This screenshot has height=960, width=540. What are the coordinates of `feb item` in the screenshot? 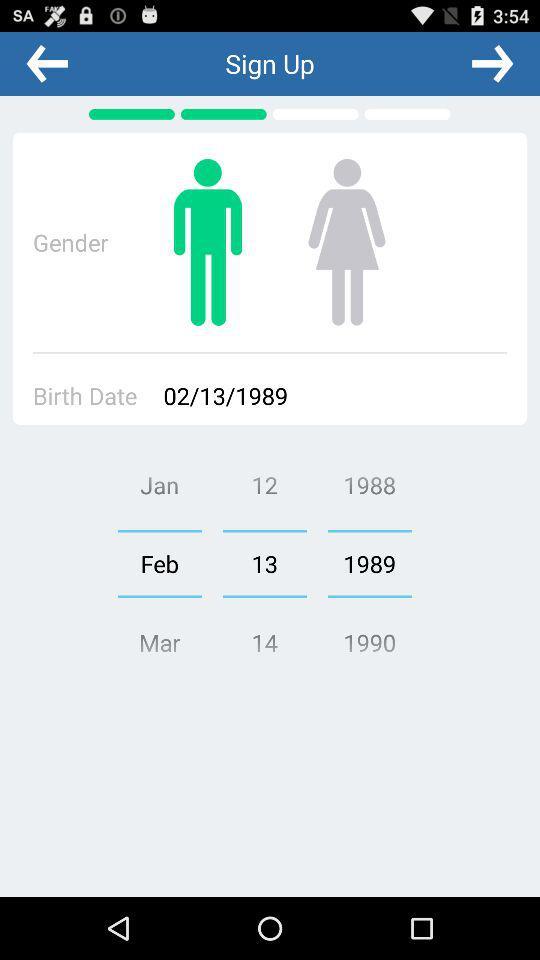 It's located at (158, 563).